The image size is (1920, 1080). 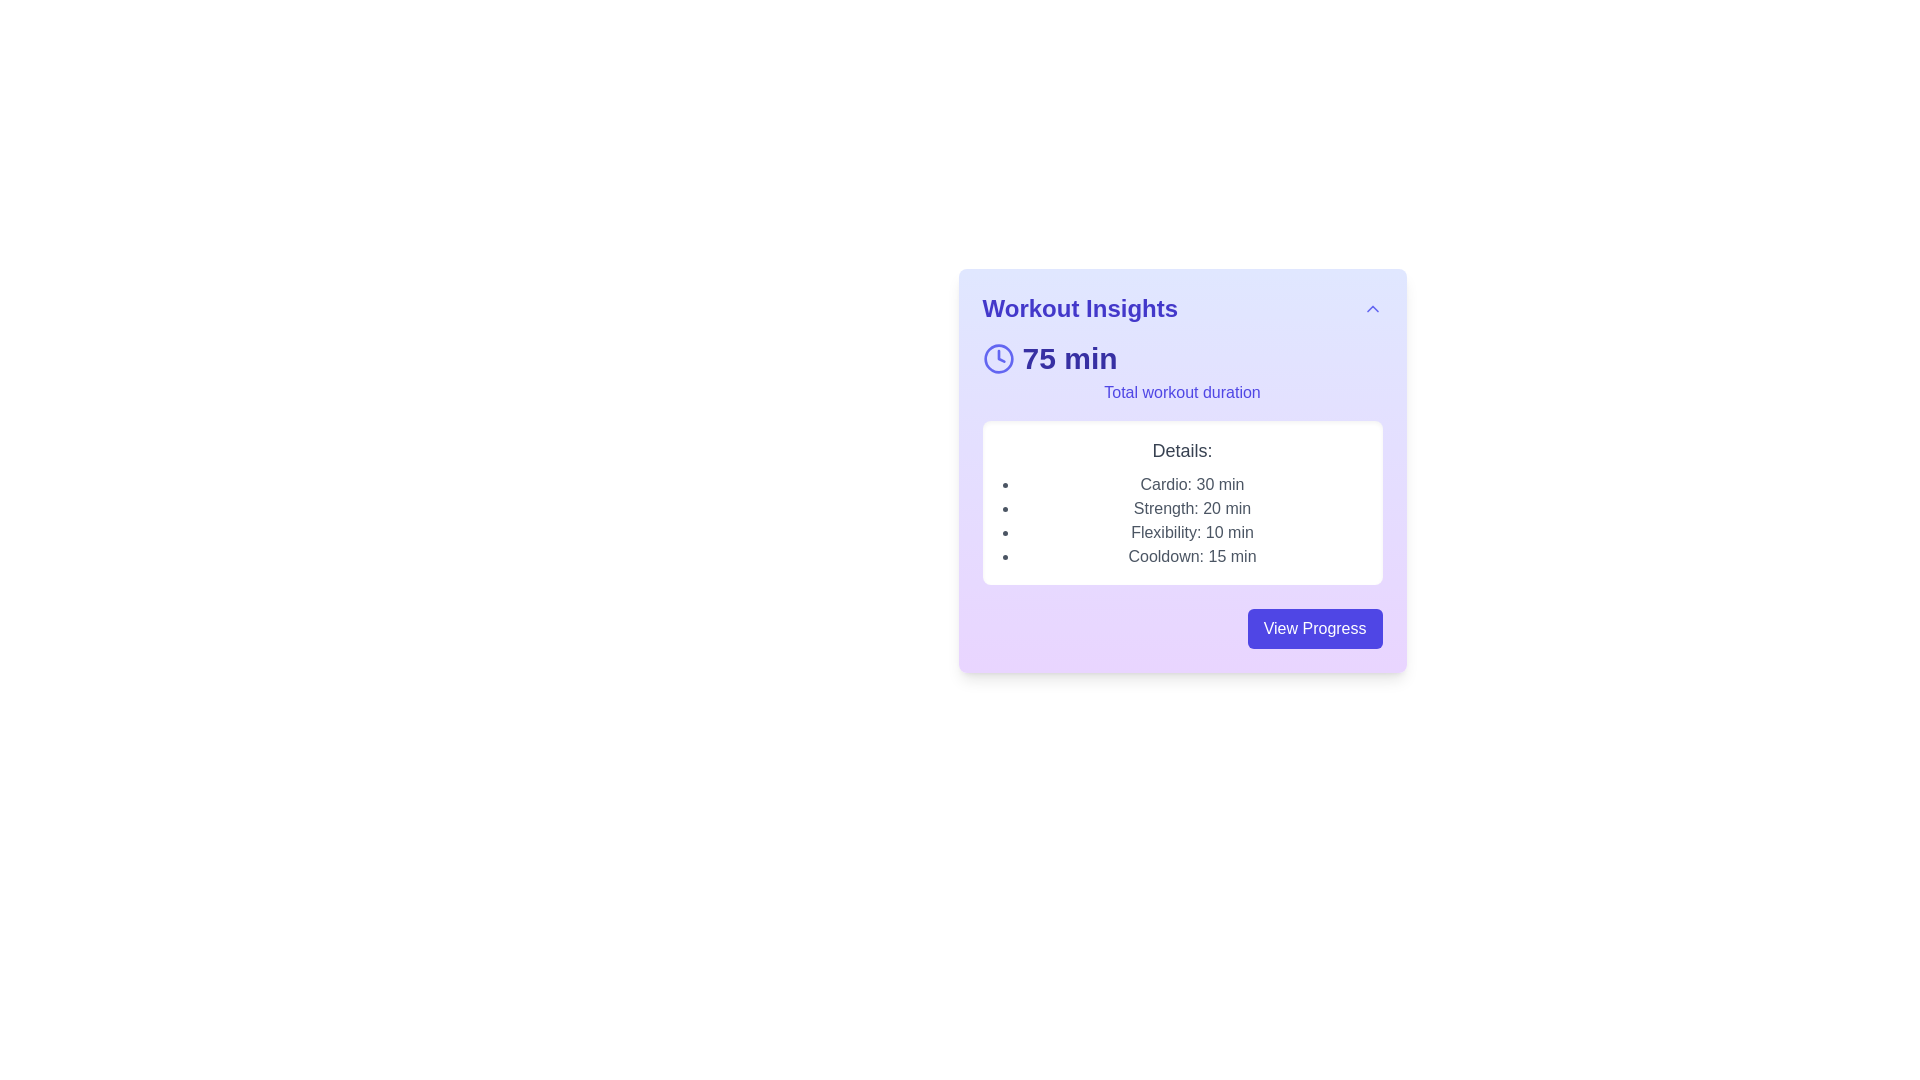 I want to click on the circular SVG graphical element that represents the workout duration in the 'Workout Insights' section, so click(x=998, y=357).